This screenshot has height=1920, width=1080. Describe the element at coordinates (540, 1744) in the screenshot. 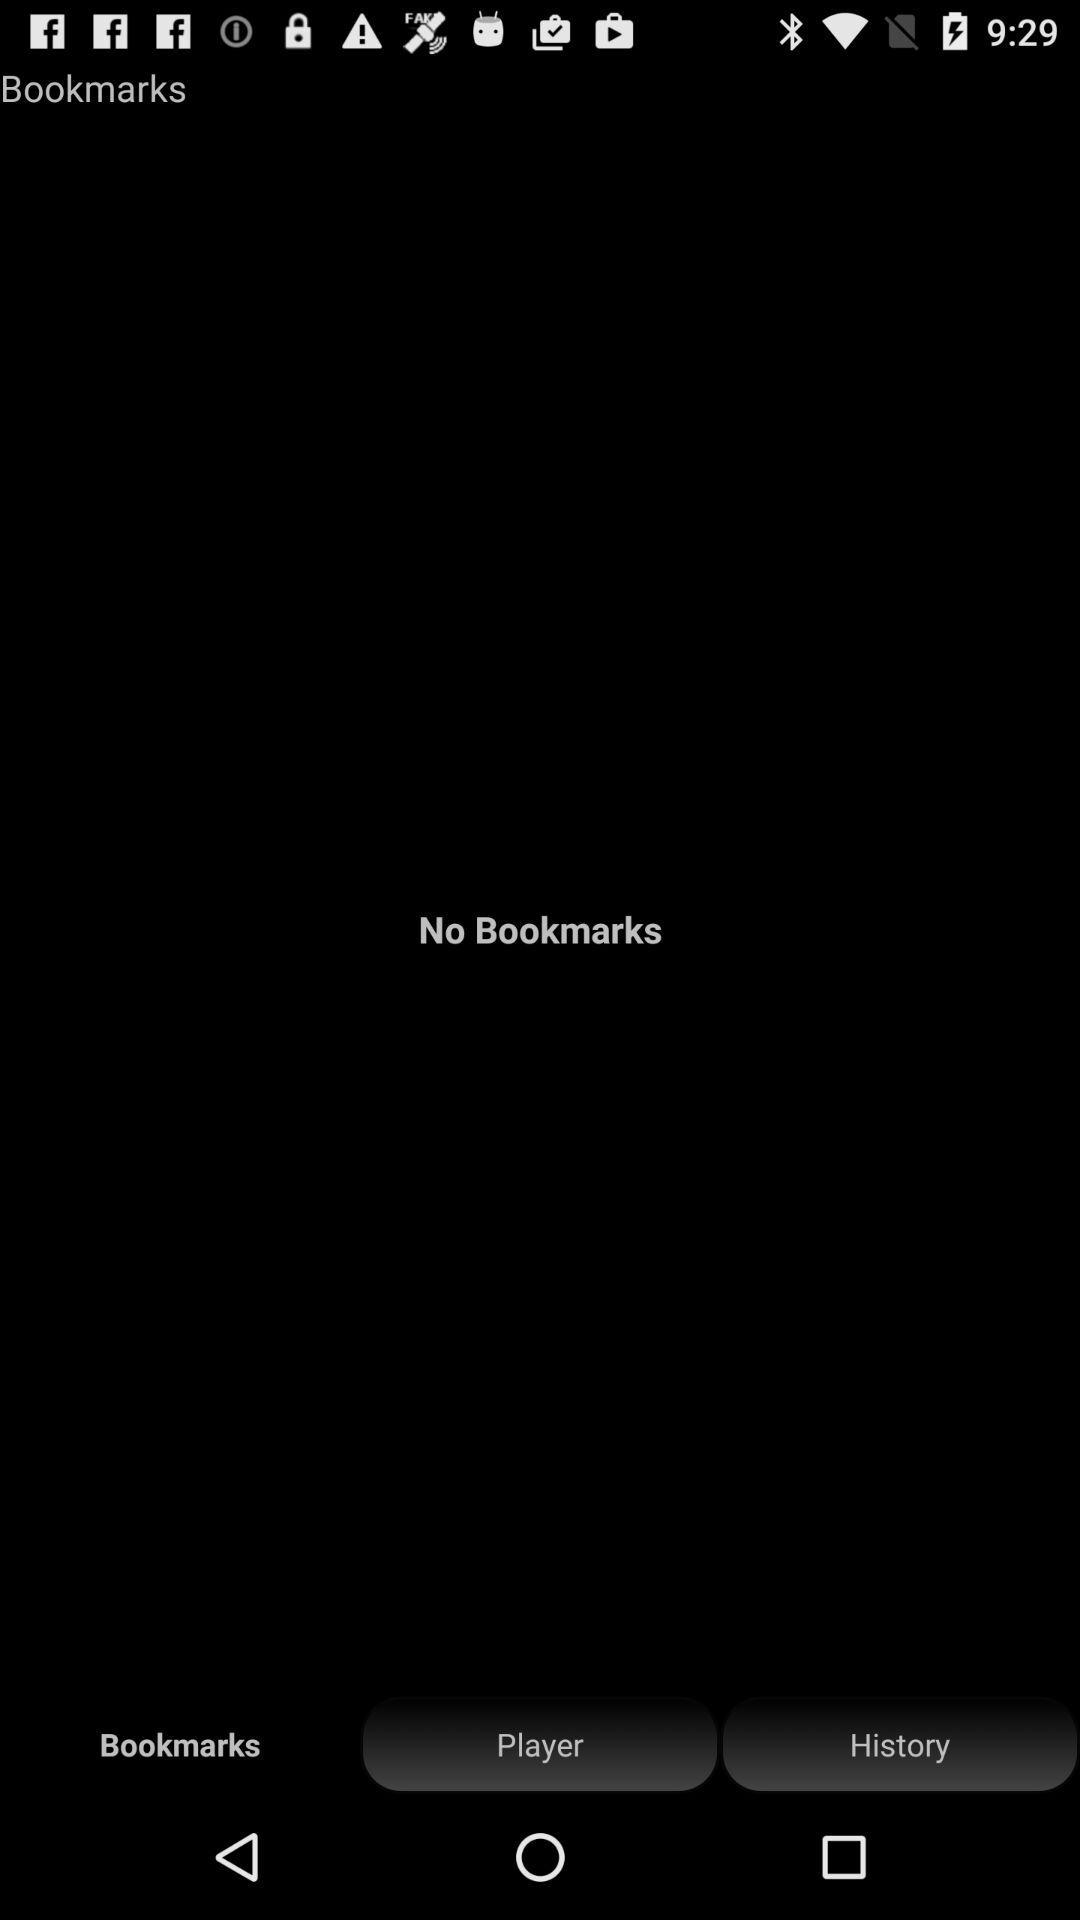

I see `item next to history item` at that location.